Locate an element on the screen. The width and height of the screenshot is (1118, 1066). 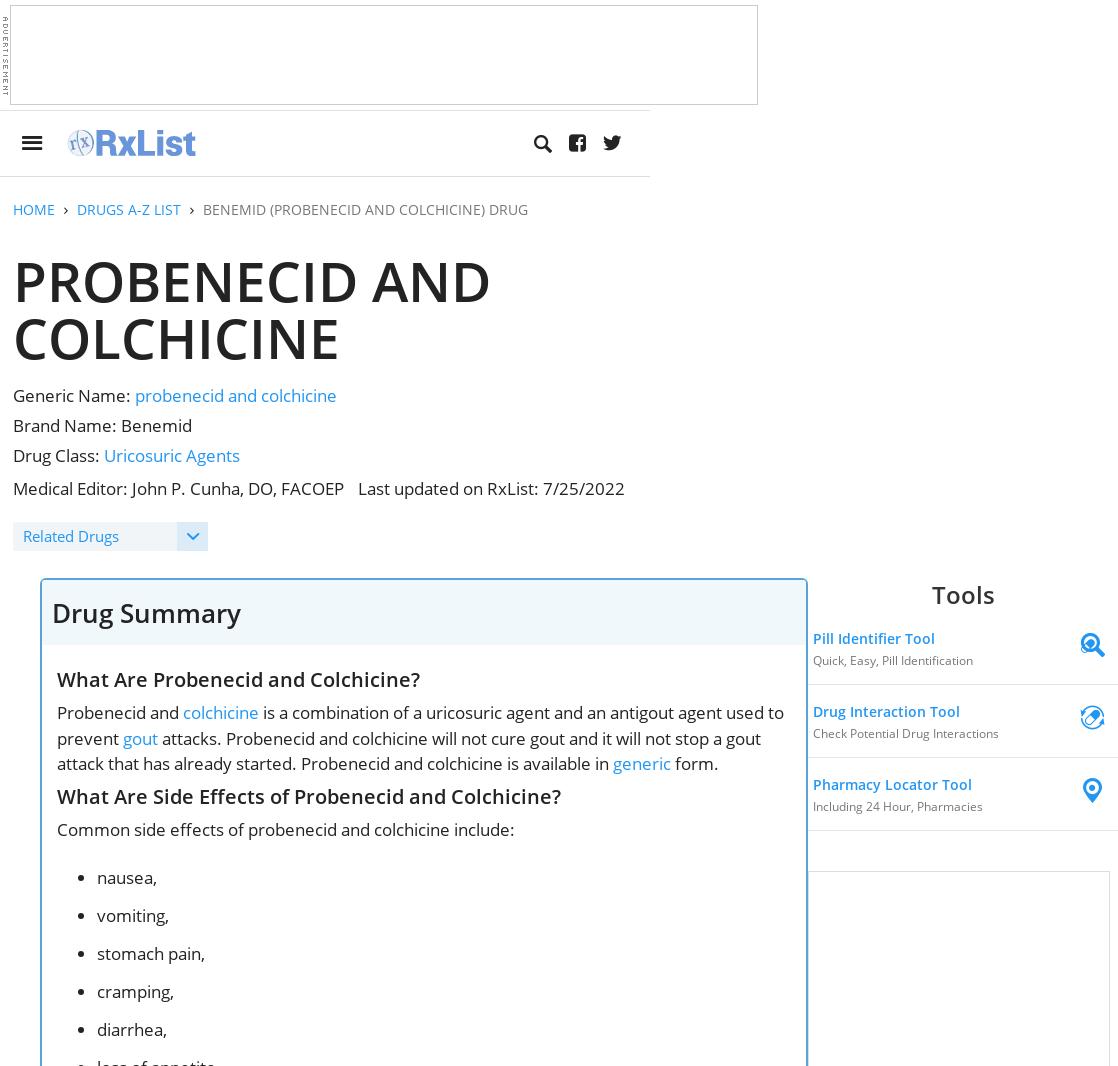
'Benemid' is located at coordinates (120, 425).